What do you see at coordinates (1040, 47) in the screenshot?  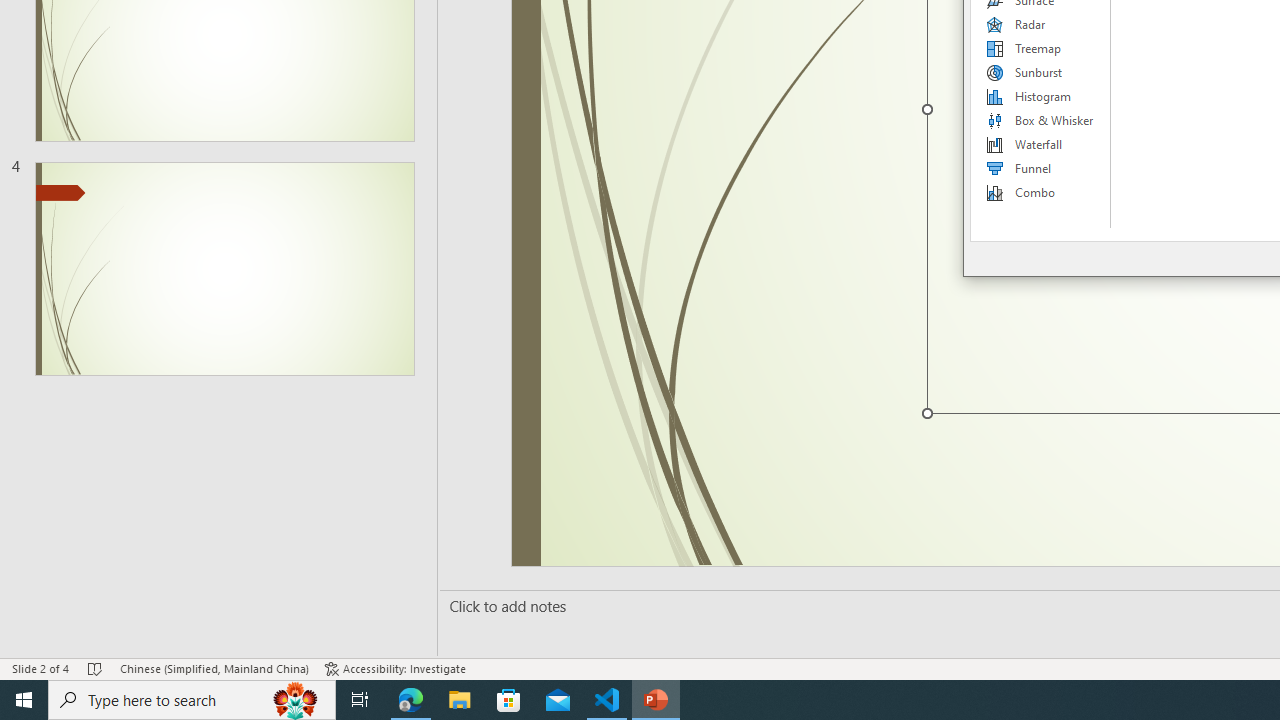 I see `'Treemap'` at bounding box center [1040, 47].